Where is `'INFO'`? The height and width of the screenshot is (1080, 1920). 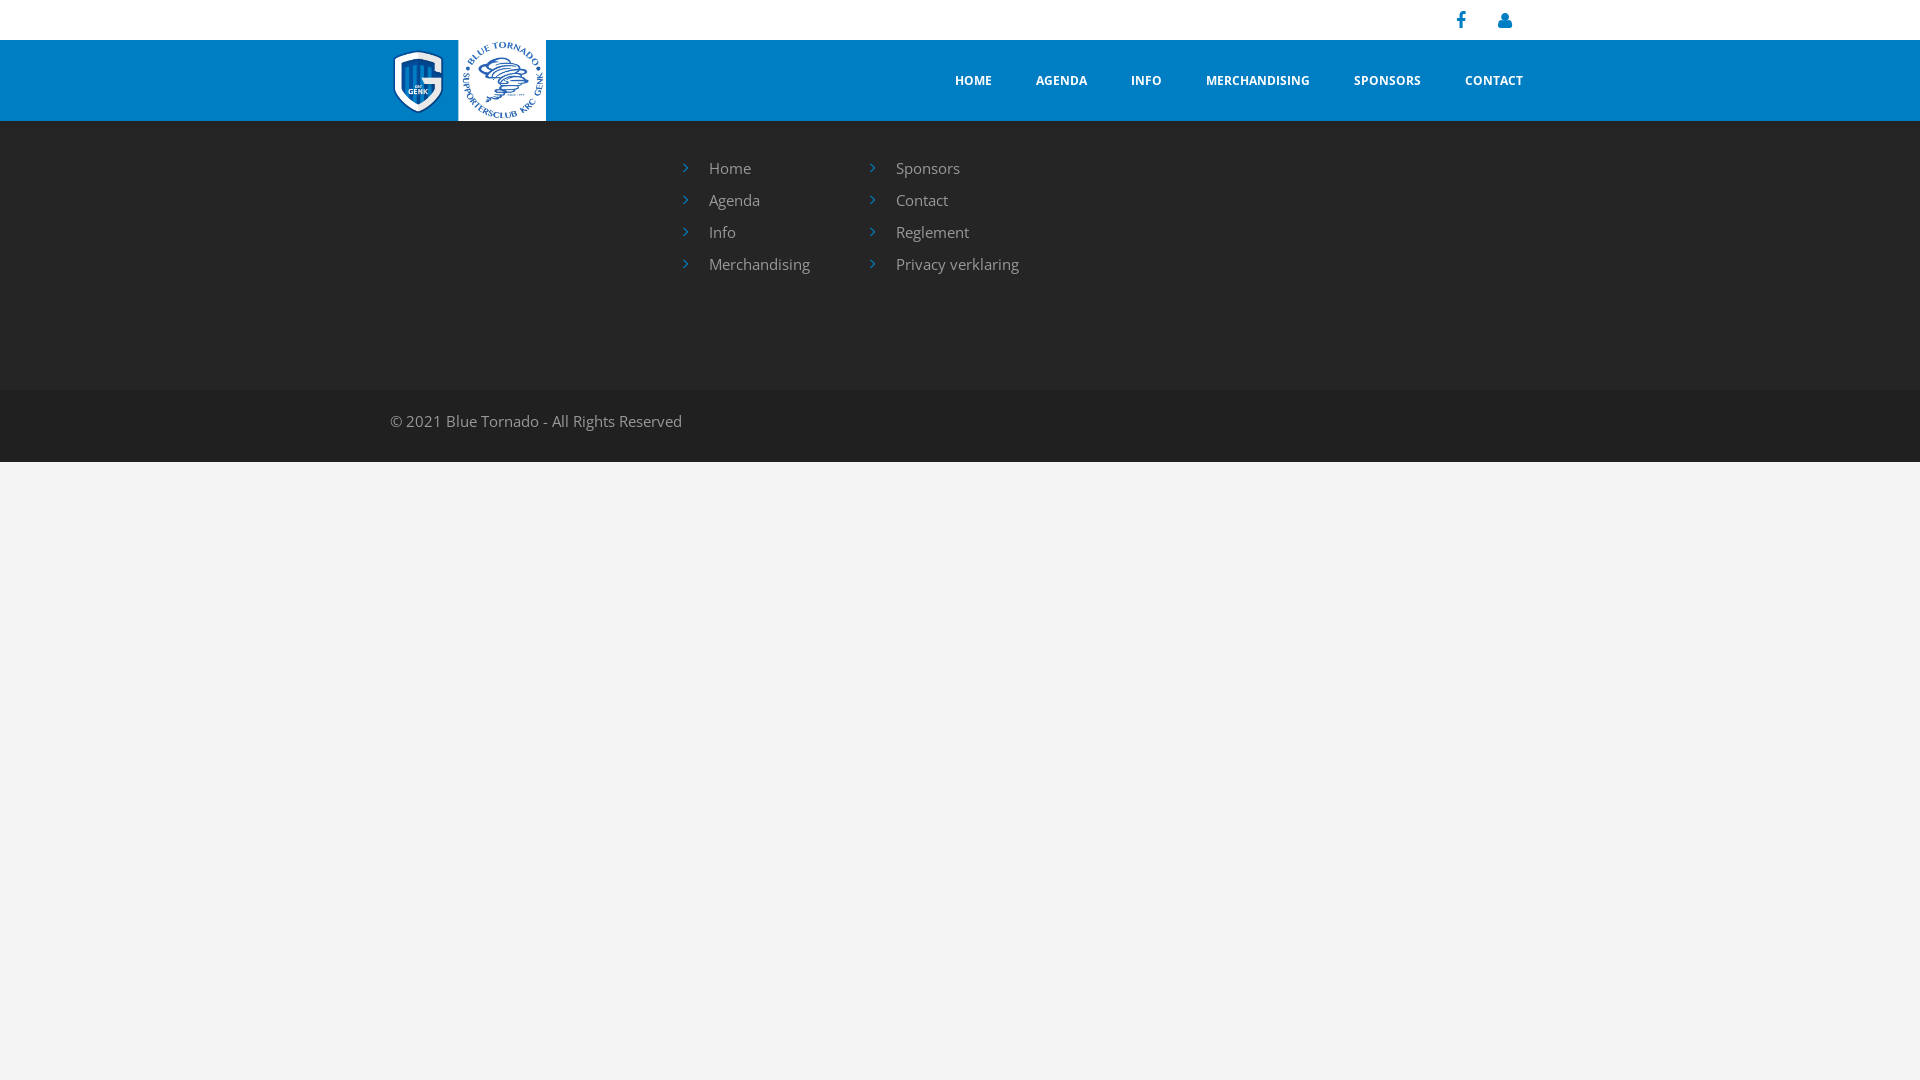 'INFO' is located at coordinates (1146, 79).